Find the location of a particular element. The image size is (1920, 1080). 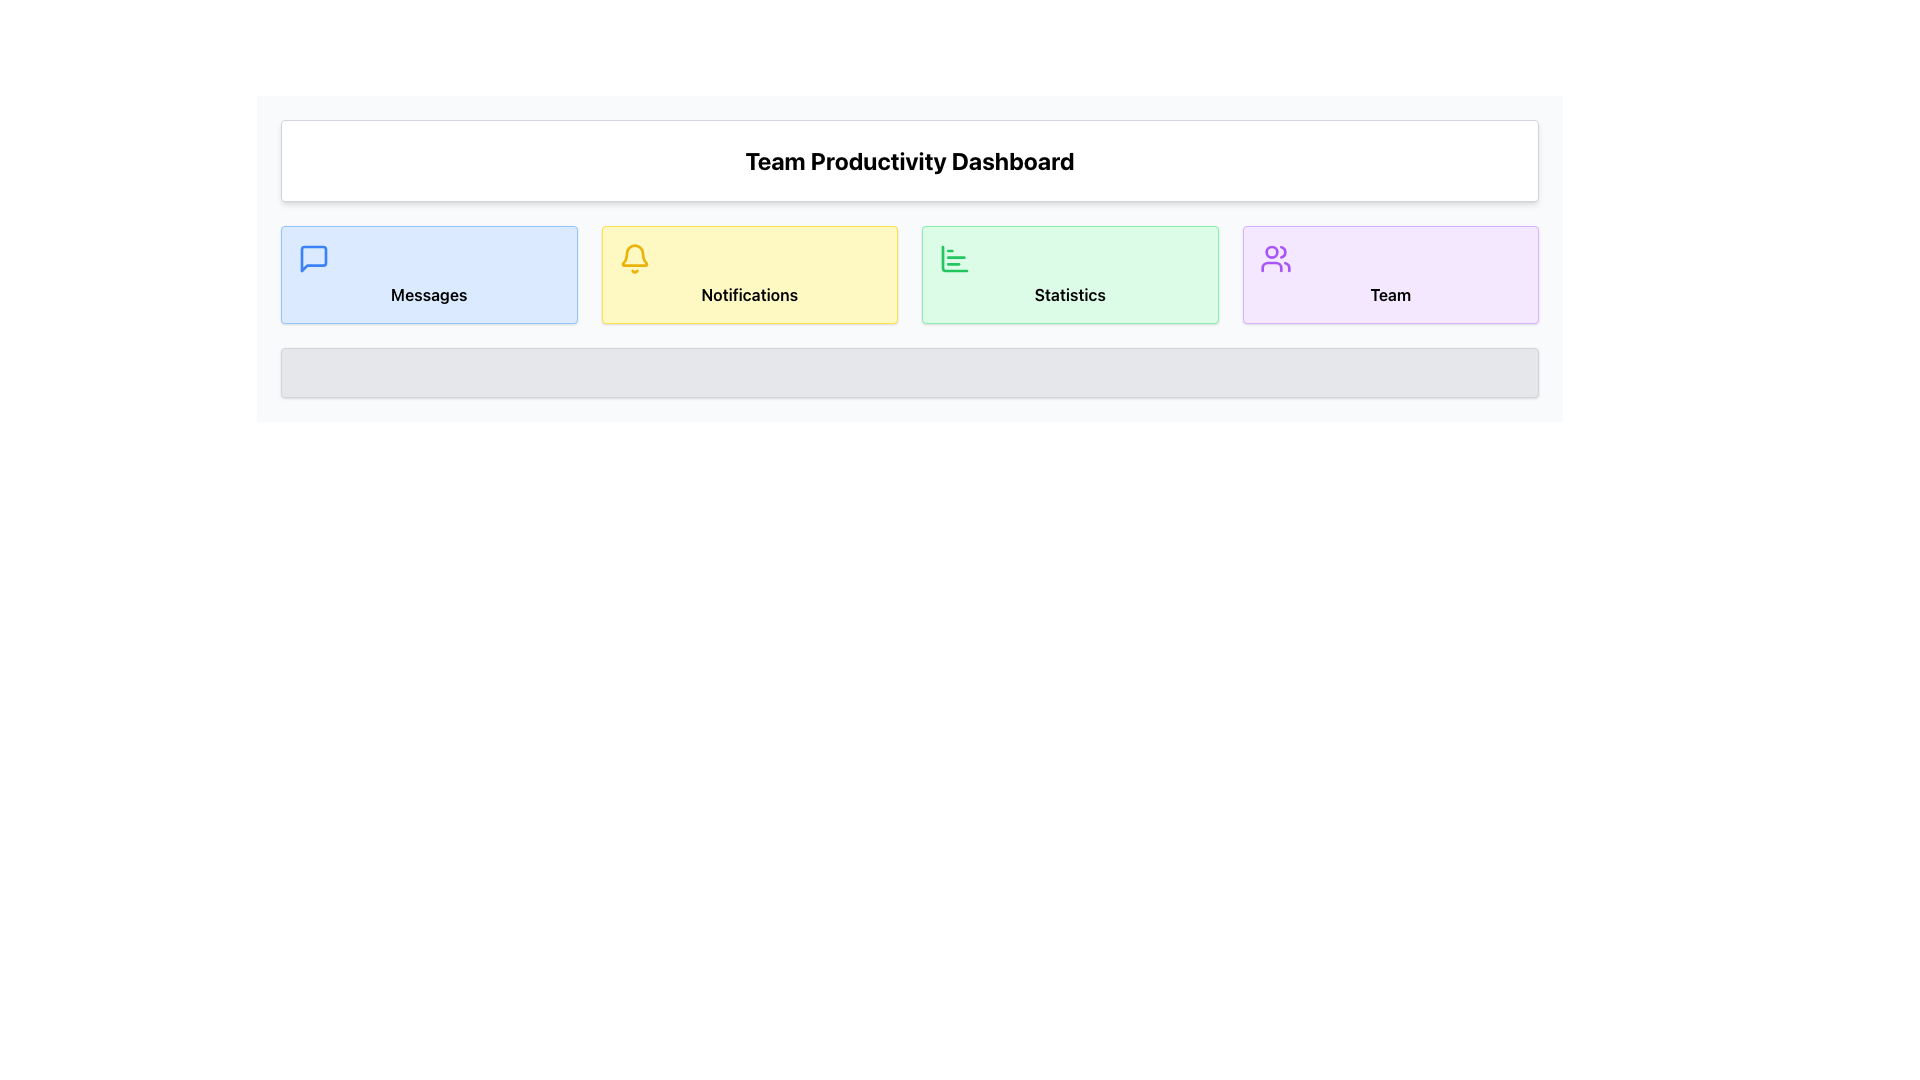

descriptive text label indicating its association with 'Team', located at the bottom center of a purple card in the rightmost position of a horizontal grid of four cards is located at coordinates (1389, 294).